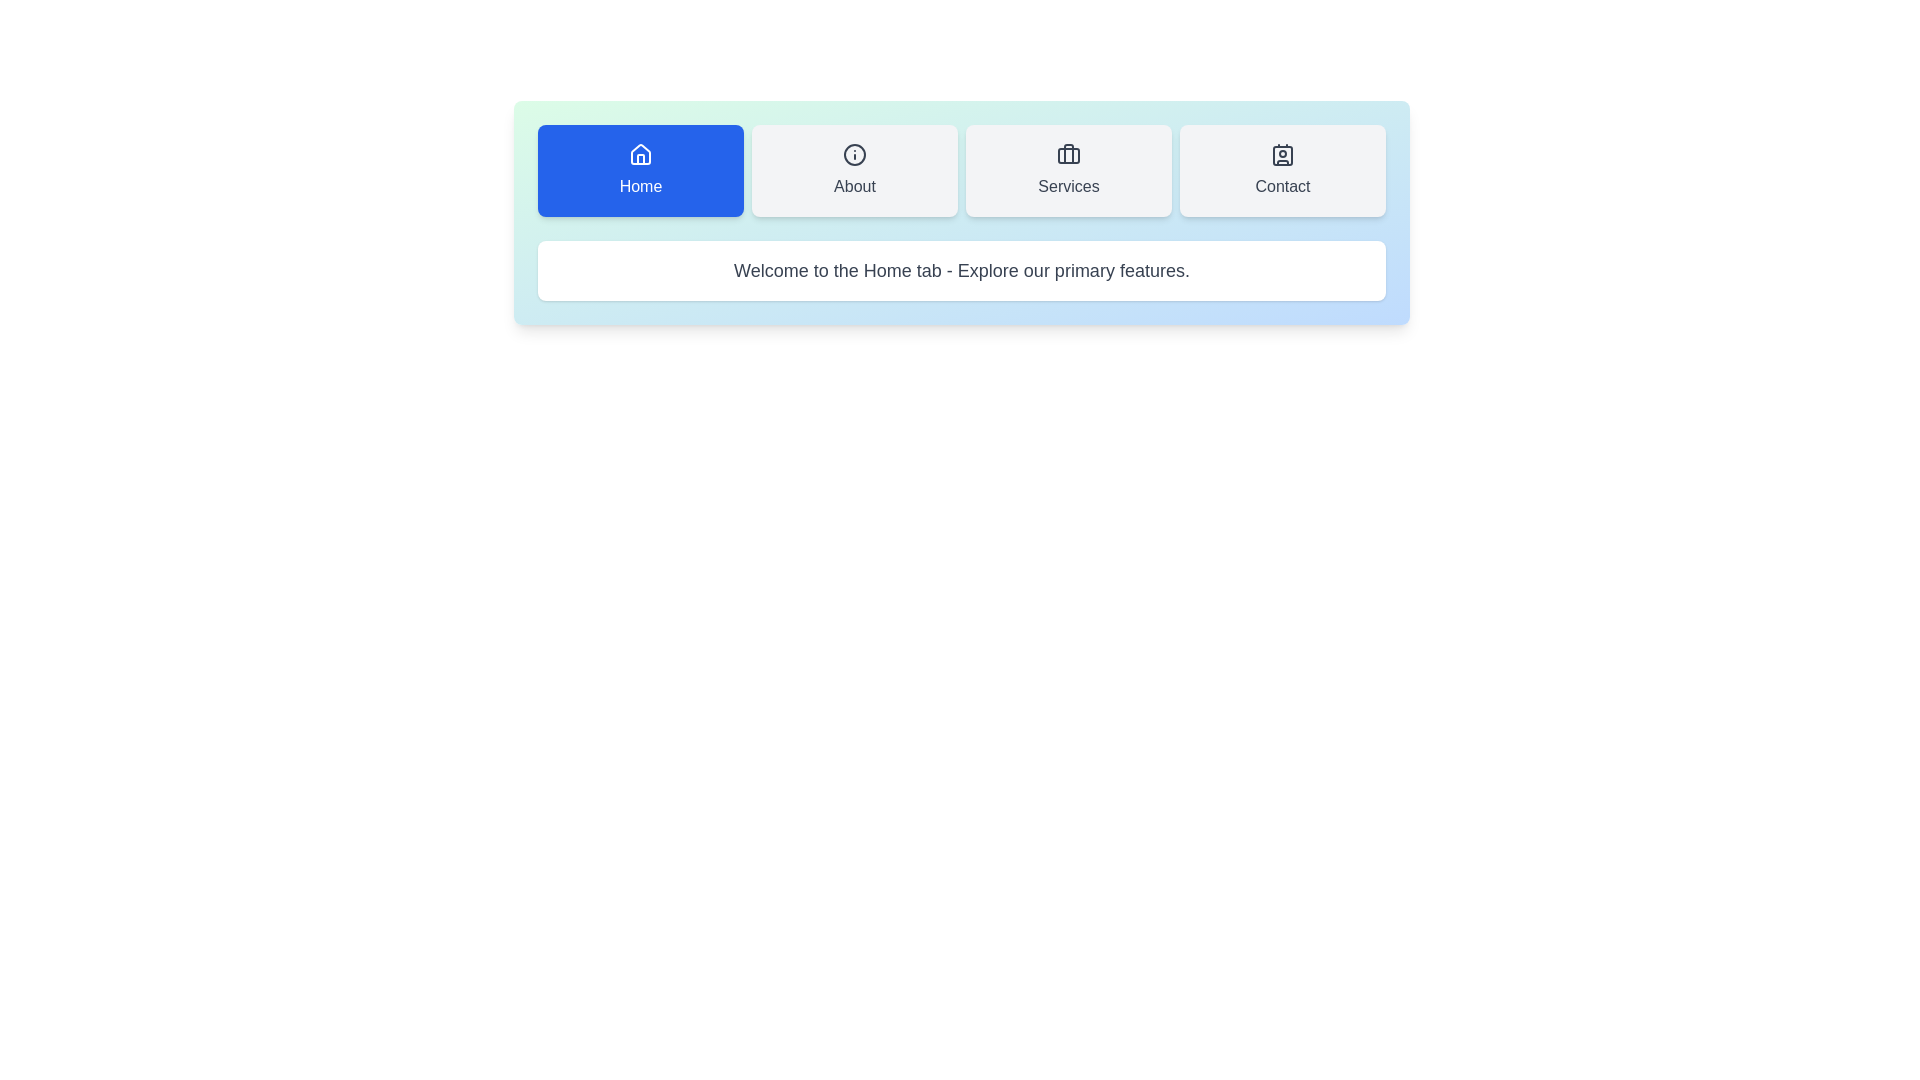 Image resolution: width=1920 pixels, height=1080 pixels. What do you see at coordinates (854, 153) in the screenshot?
I see `the visual cue circle representing the 'About' section, located at the center of the 'About' button area` at bounding box center [854, 153].